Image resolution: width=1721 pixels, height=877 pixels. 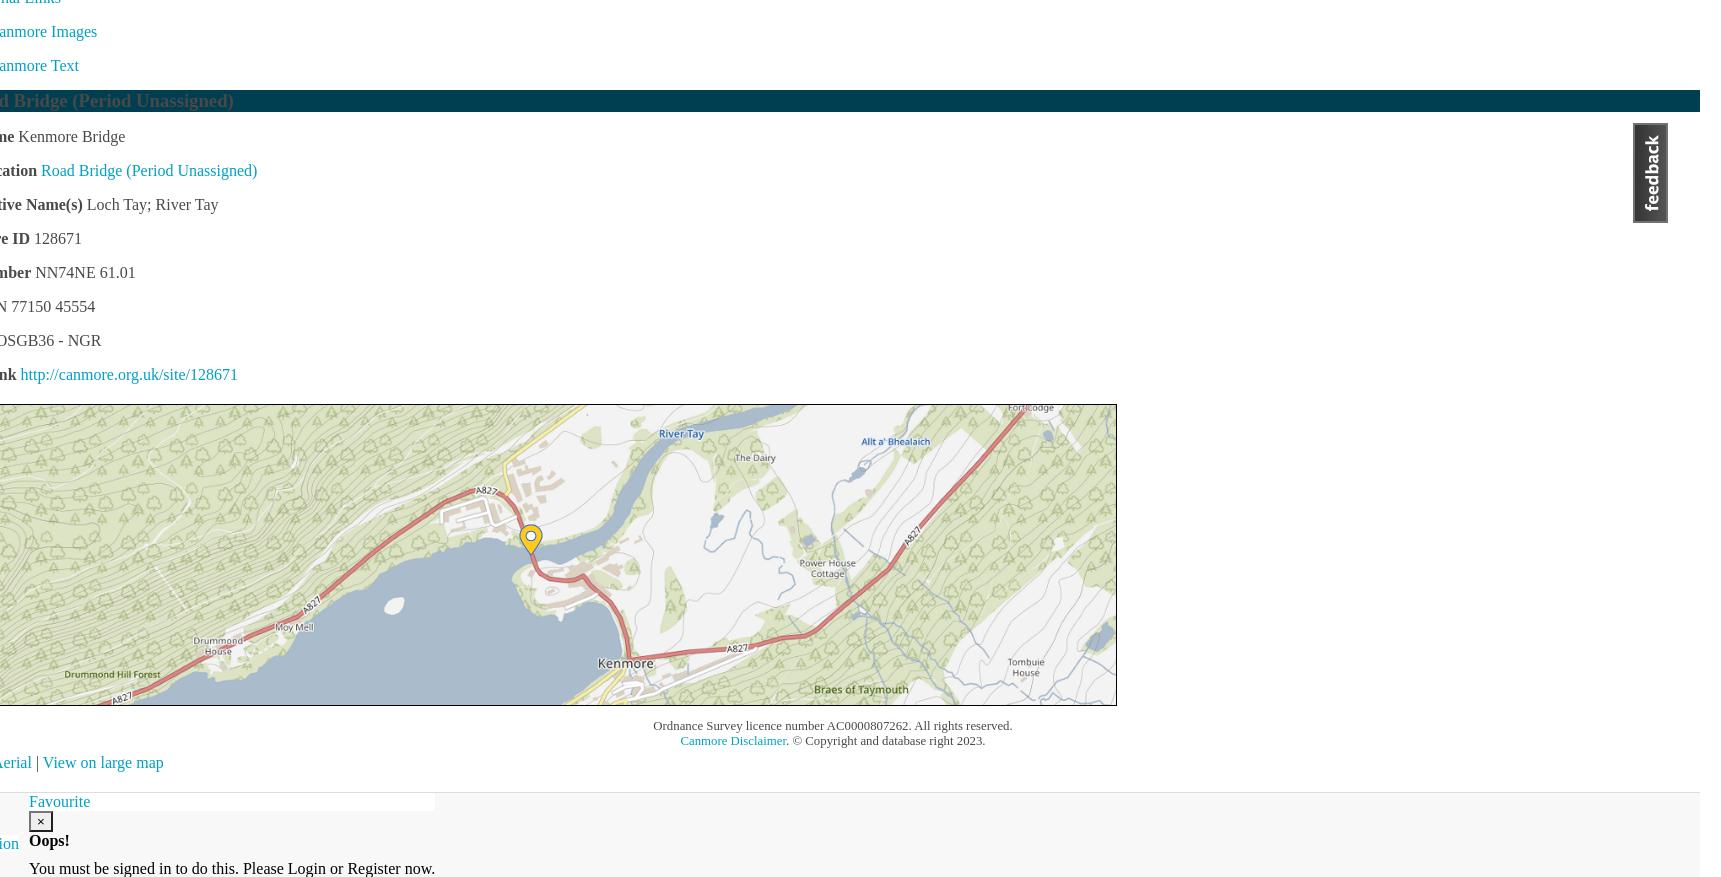 I want to click on '|', so click(x=35, y=761).